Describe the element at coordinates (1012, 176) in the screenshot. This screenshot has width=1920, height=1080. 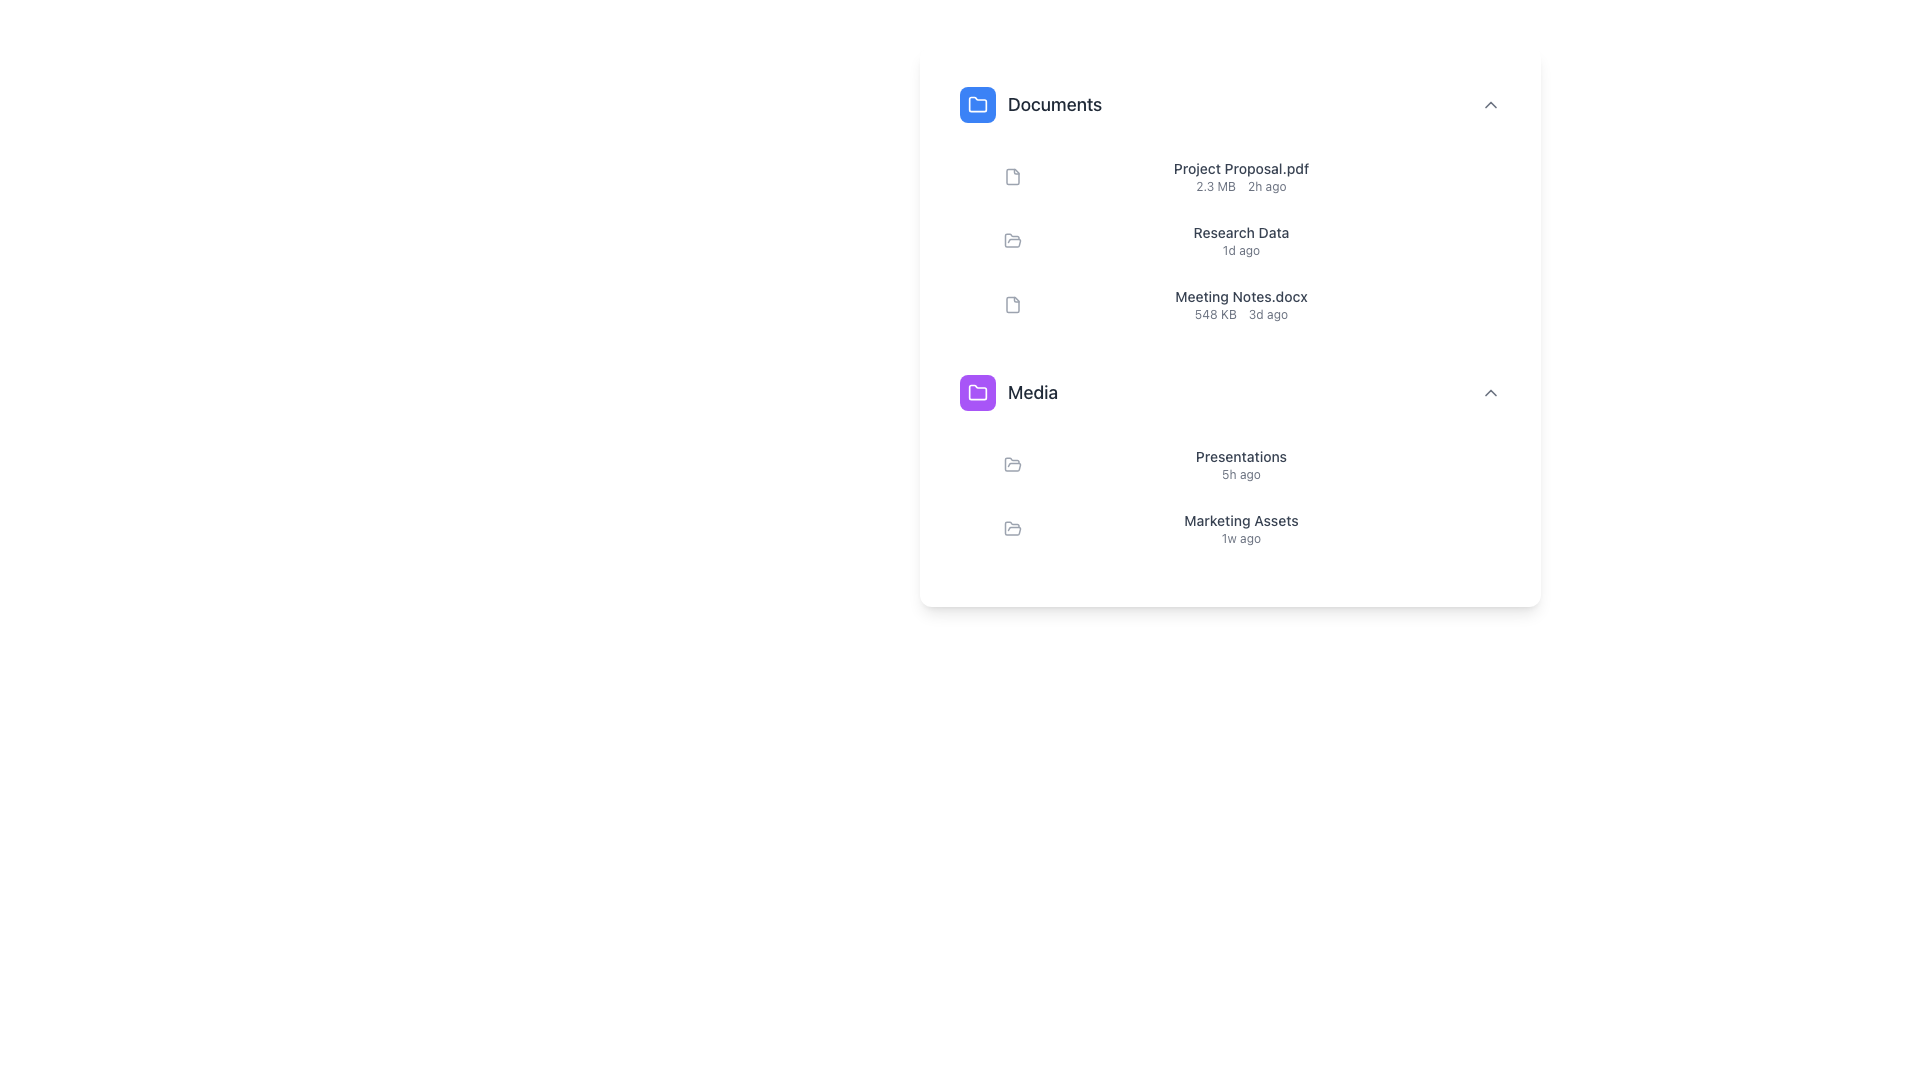
I see `the small document file icon with a gray outline located to the left of the 'Project Proposal.pdf' text in the 'Documents' category` at that location.